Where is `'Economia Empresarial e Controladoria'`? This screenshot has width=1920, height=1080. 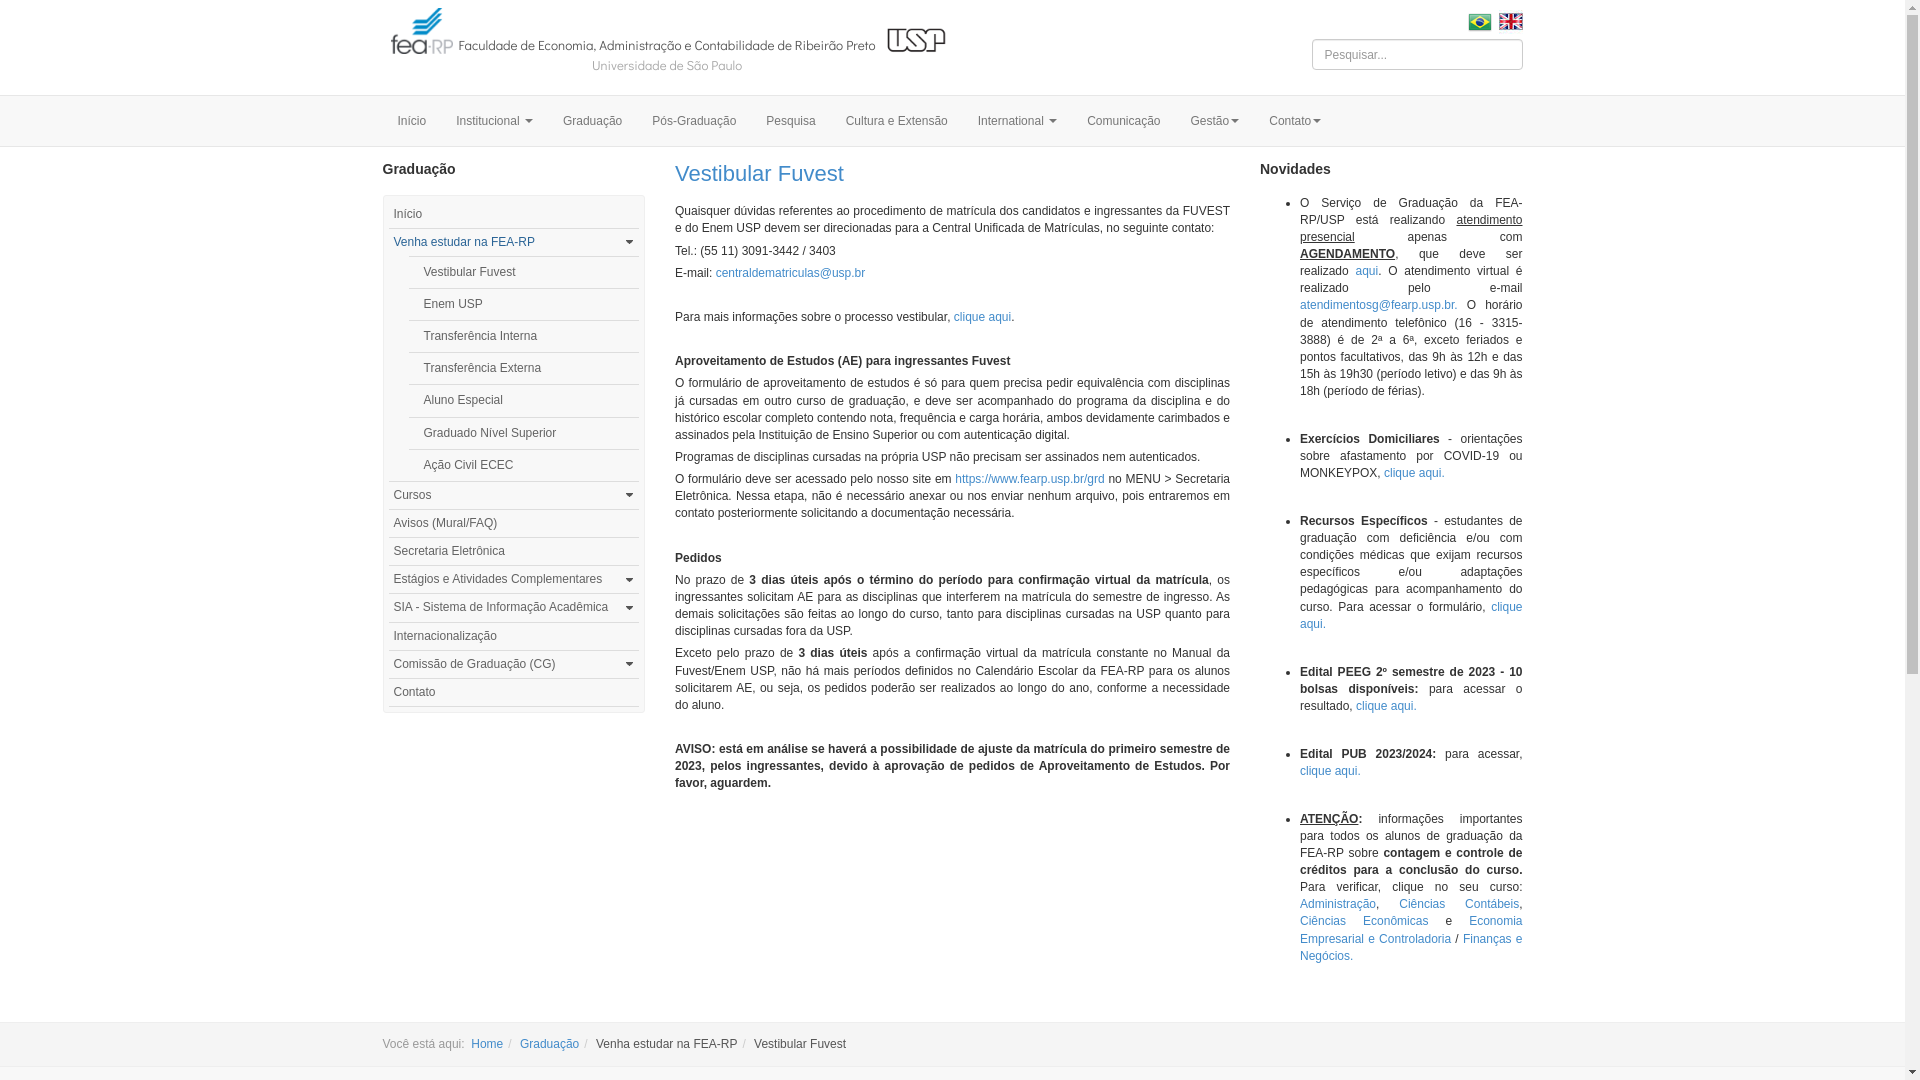 'Economia Empresarial e Controladoria' is located at coordinates (1410, 929).